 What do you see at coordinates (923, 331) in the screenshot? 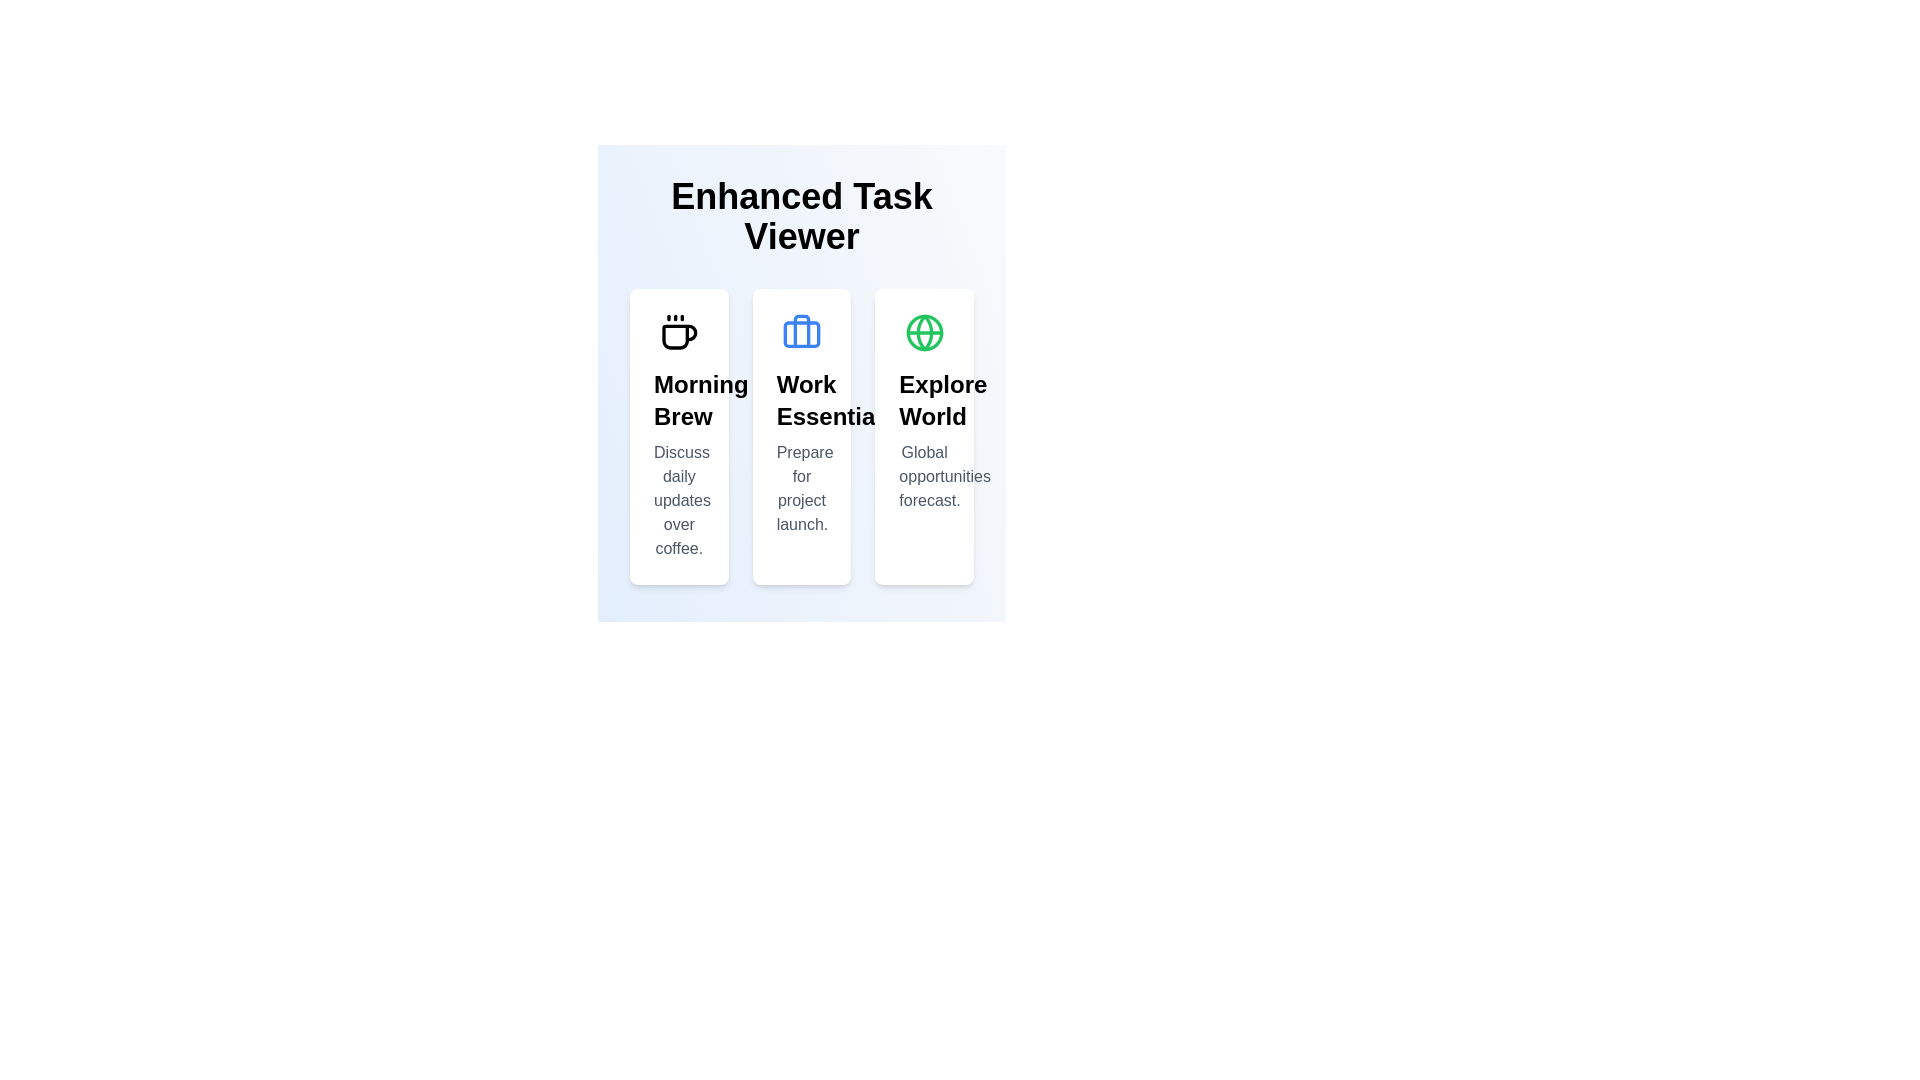
I see `the decorative icon that serves as a theme of exploration and global opportunities, located at the top of the 'Explore World' card` at bounding box center [923, 331].